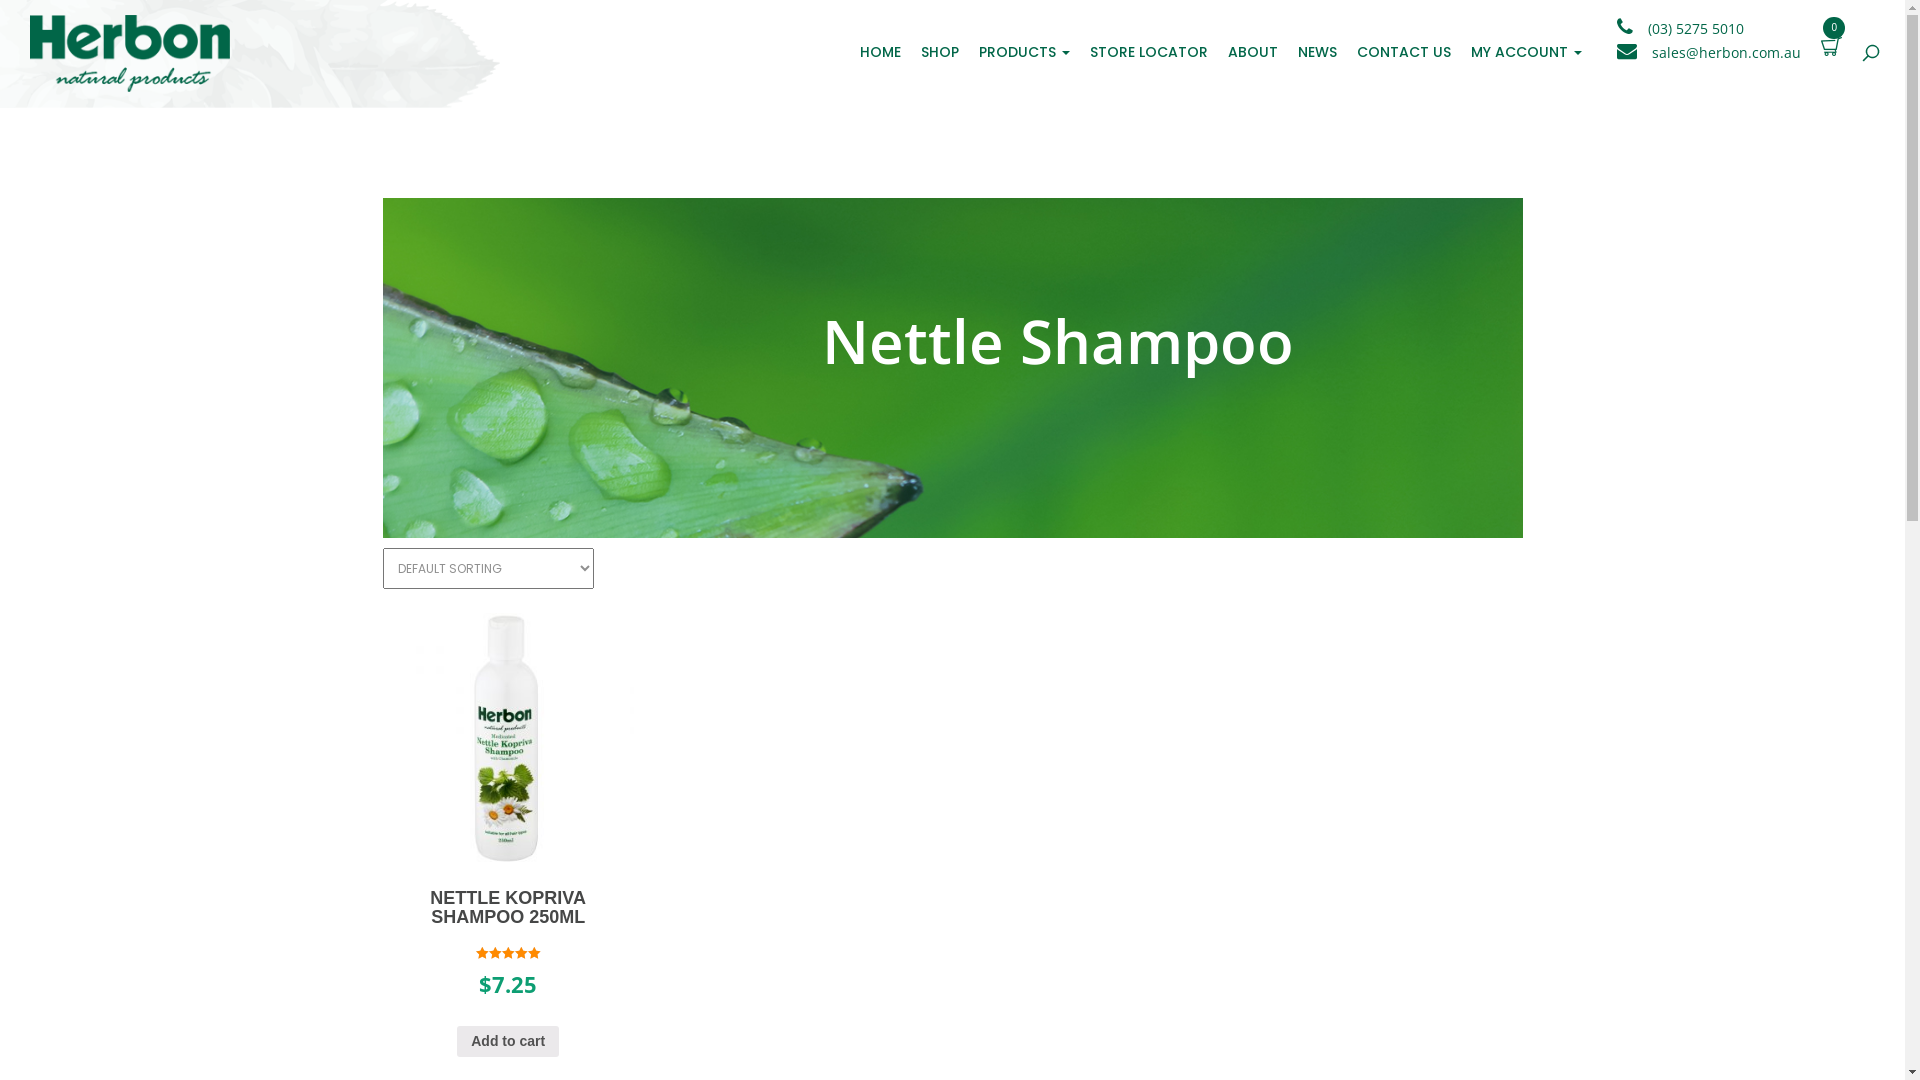  I want to click on 'ABOUT', so click(1217, 50).